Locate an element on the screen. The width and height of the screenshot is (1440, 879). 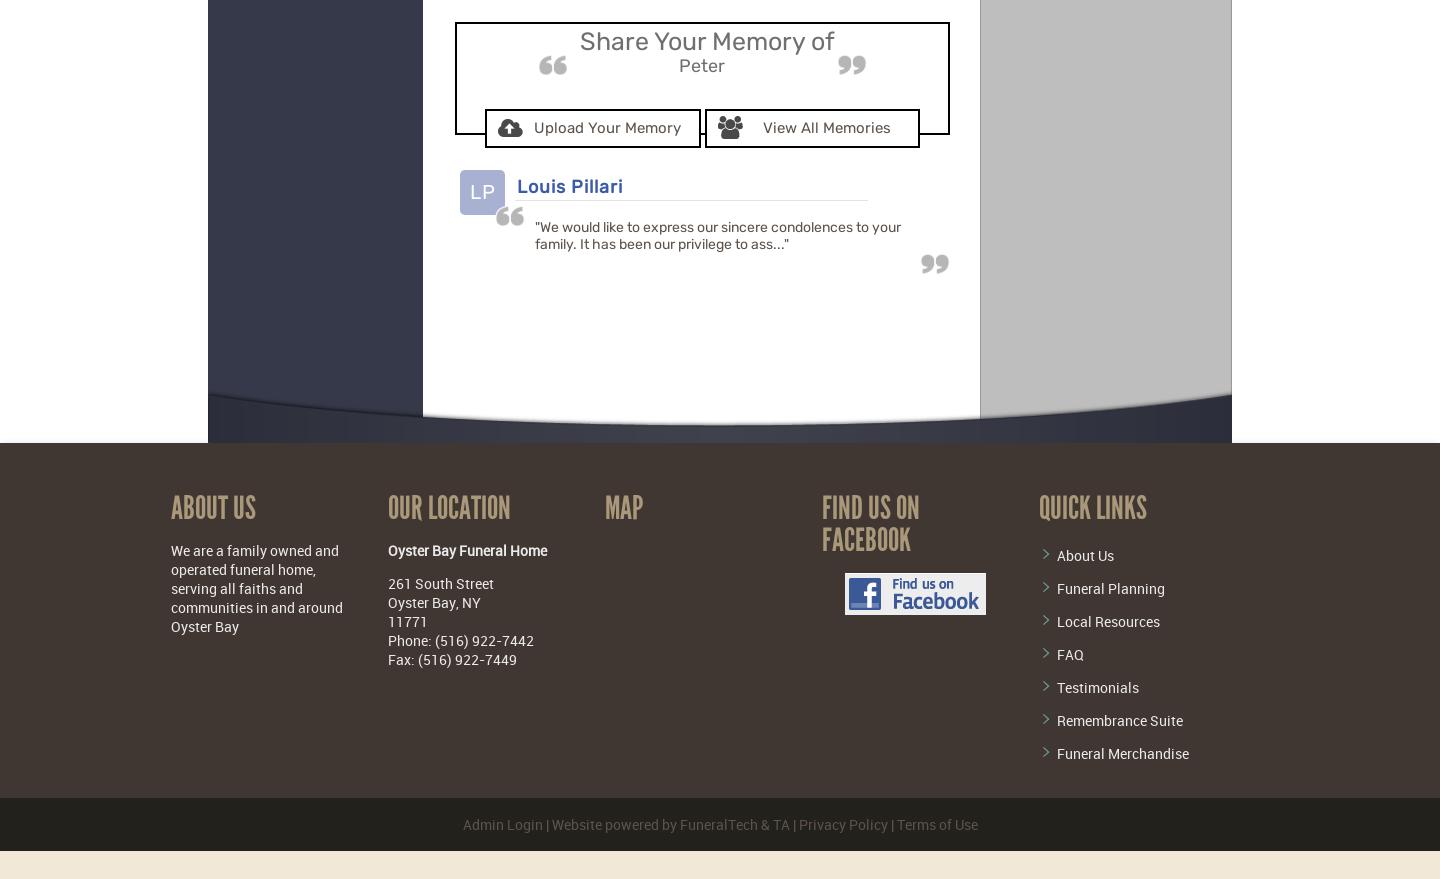
'View All Memories' is located at coordinates (826, 127).